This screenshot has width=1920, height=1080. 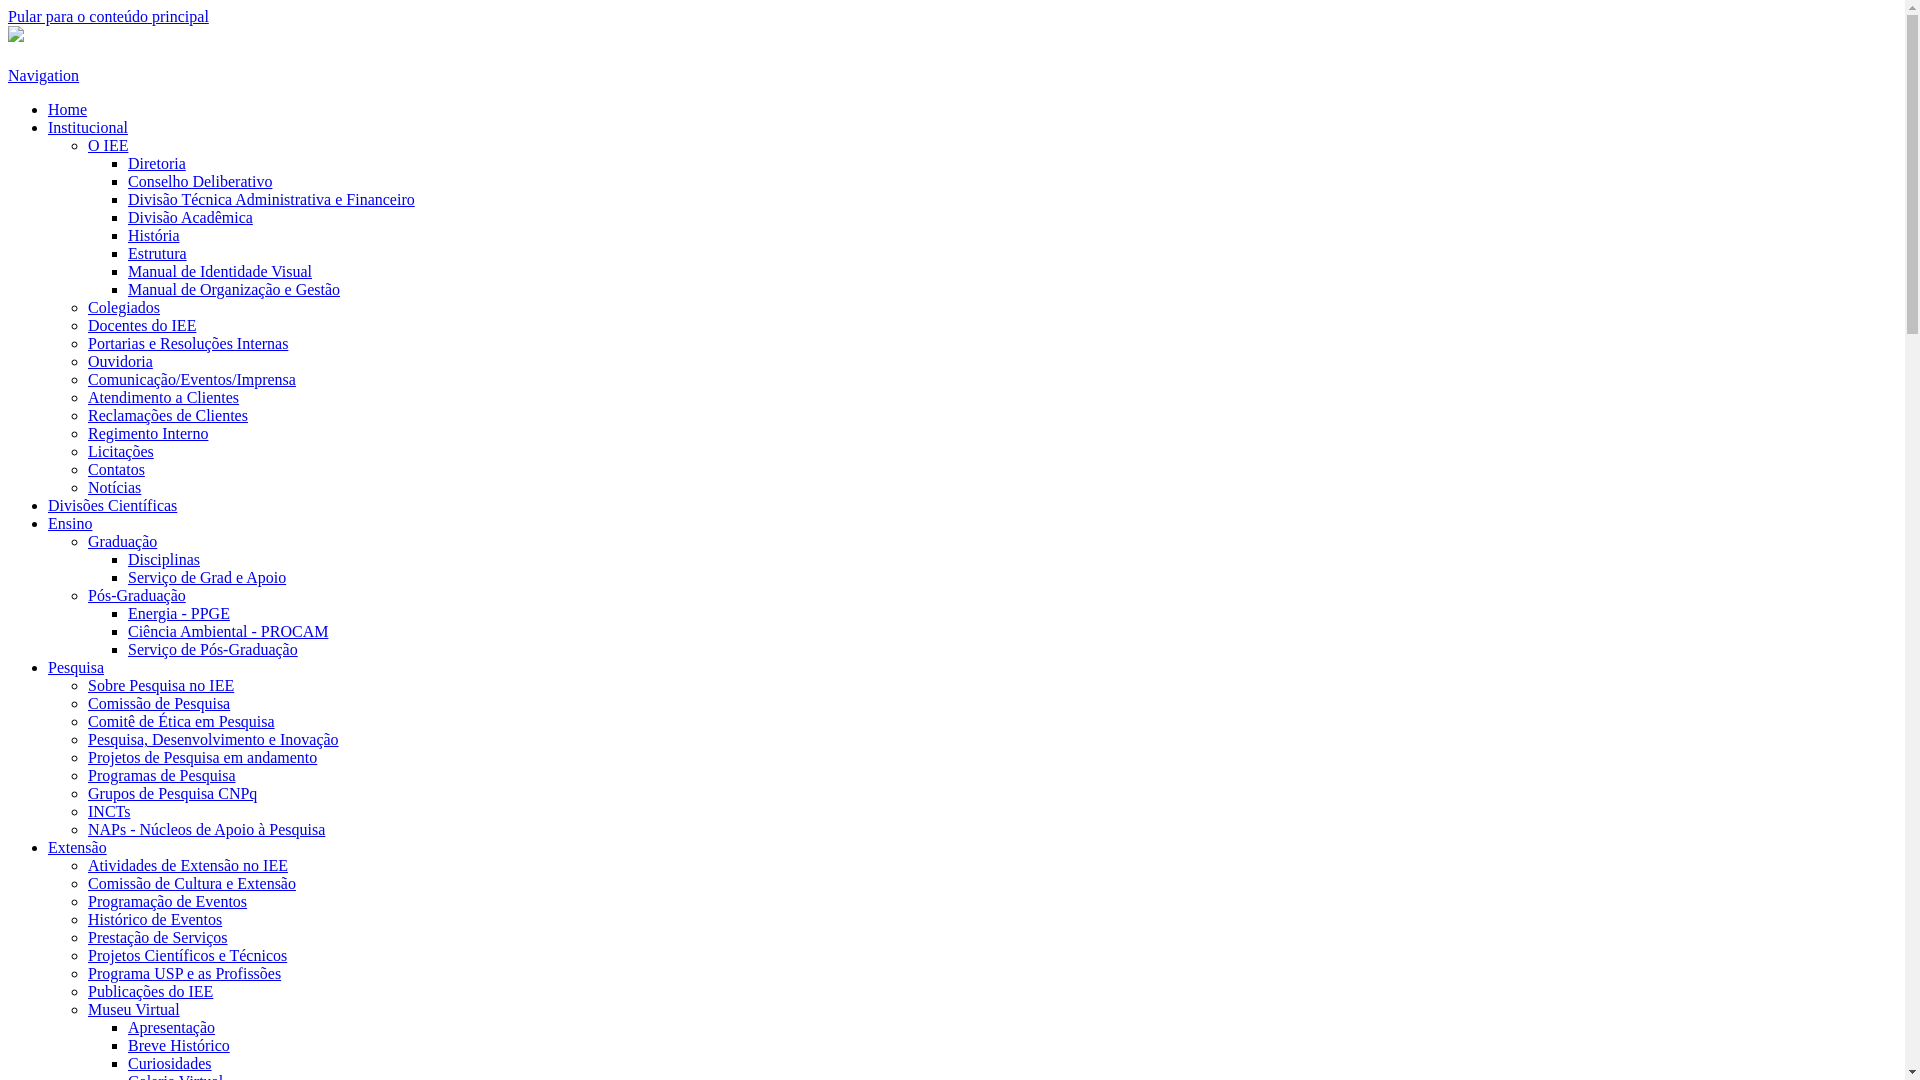 What do you see at coordinates (43, 74) in the screenshot?
I see `'Navigation'` at bounding box center [43, 74].